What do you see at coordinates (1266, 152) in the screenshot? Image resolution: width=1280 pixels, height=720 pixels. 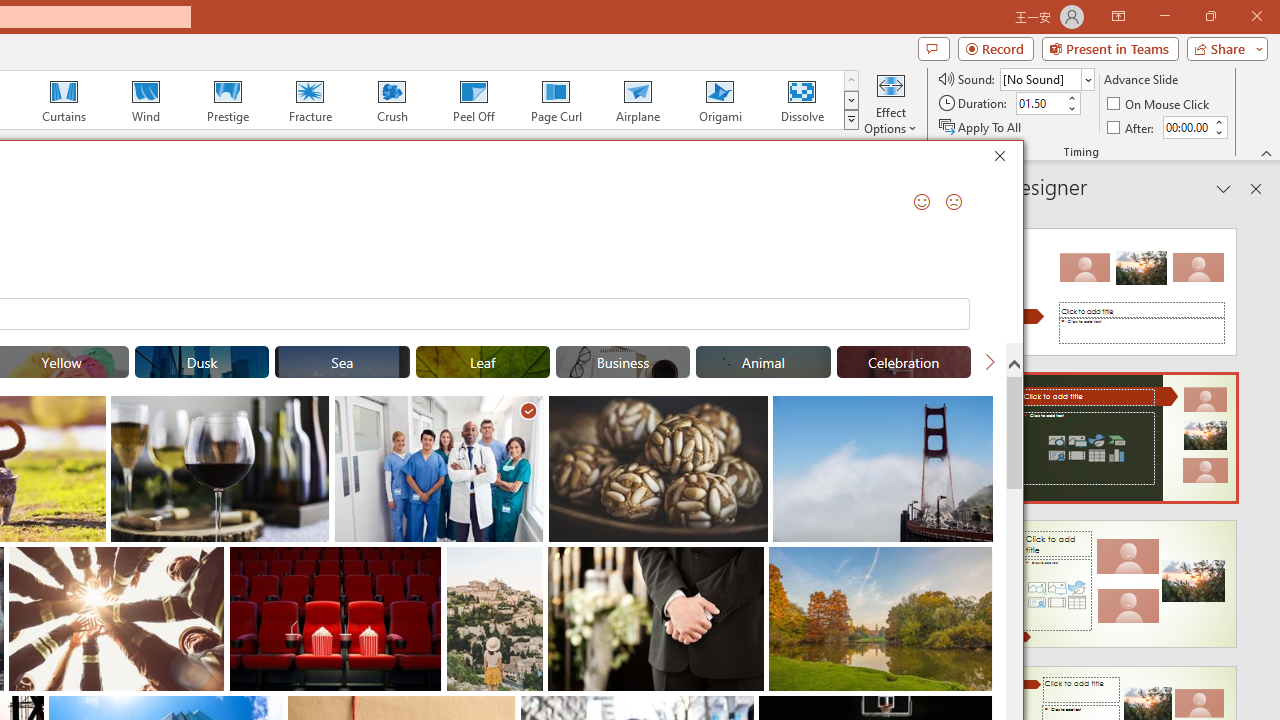 I see `'Collapse the Ribbon'` at bounding box center [1266, 152].